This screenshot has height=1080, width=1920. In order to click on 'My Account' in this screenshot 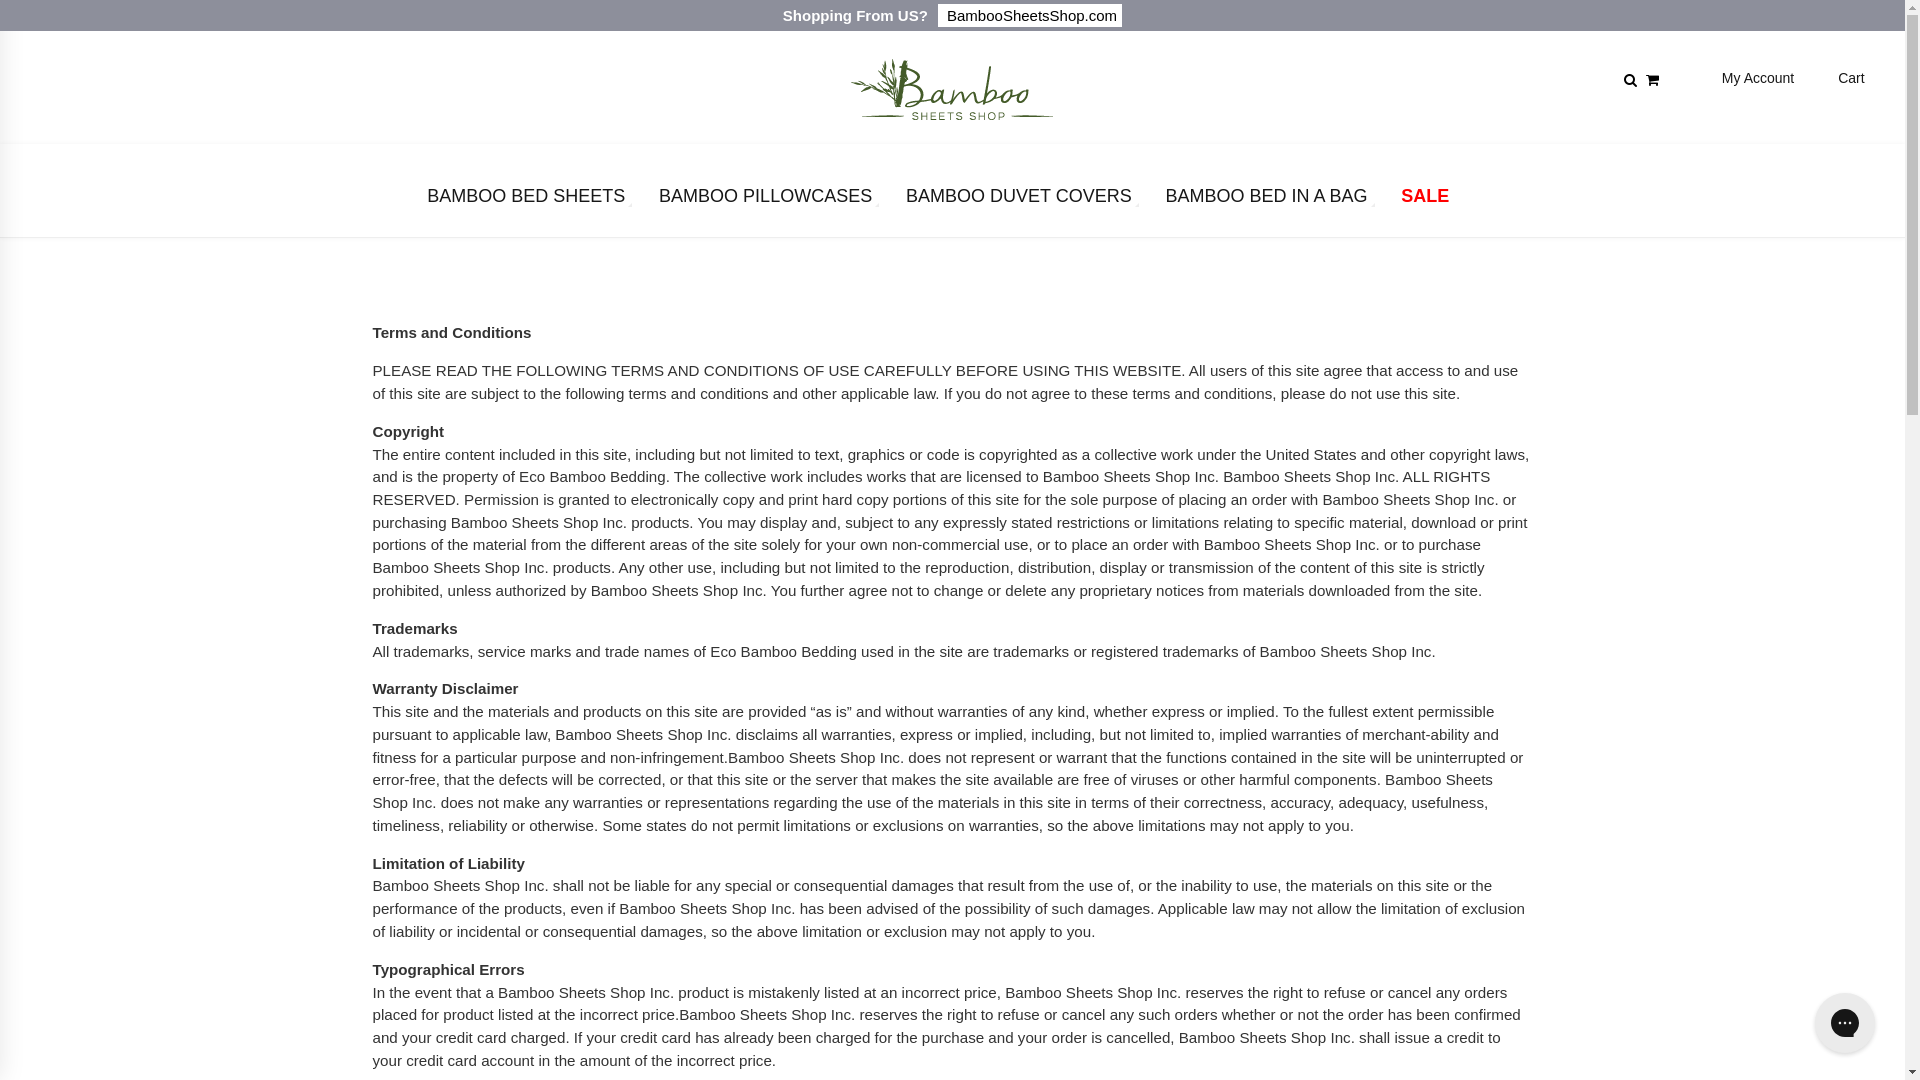, I will do `click(1721, 76)`.